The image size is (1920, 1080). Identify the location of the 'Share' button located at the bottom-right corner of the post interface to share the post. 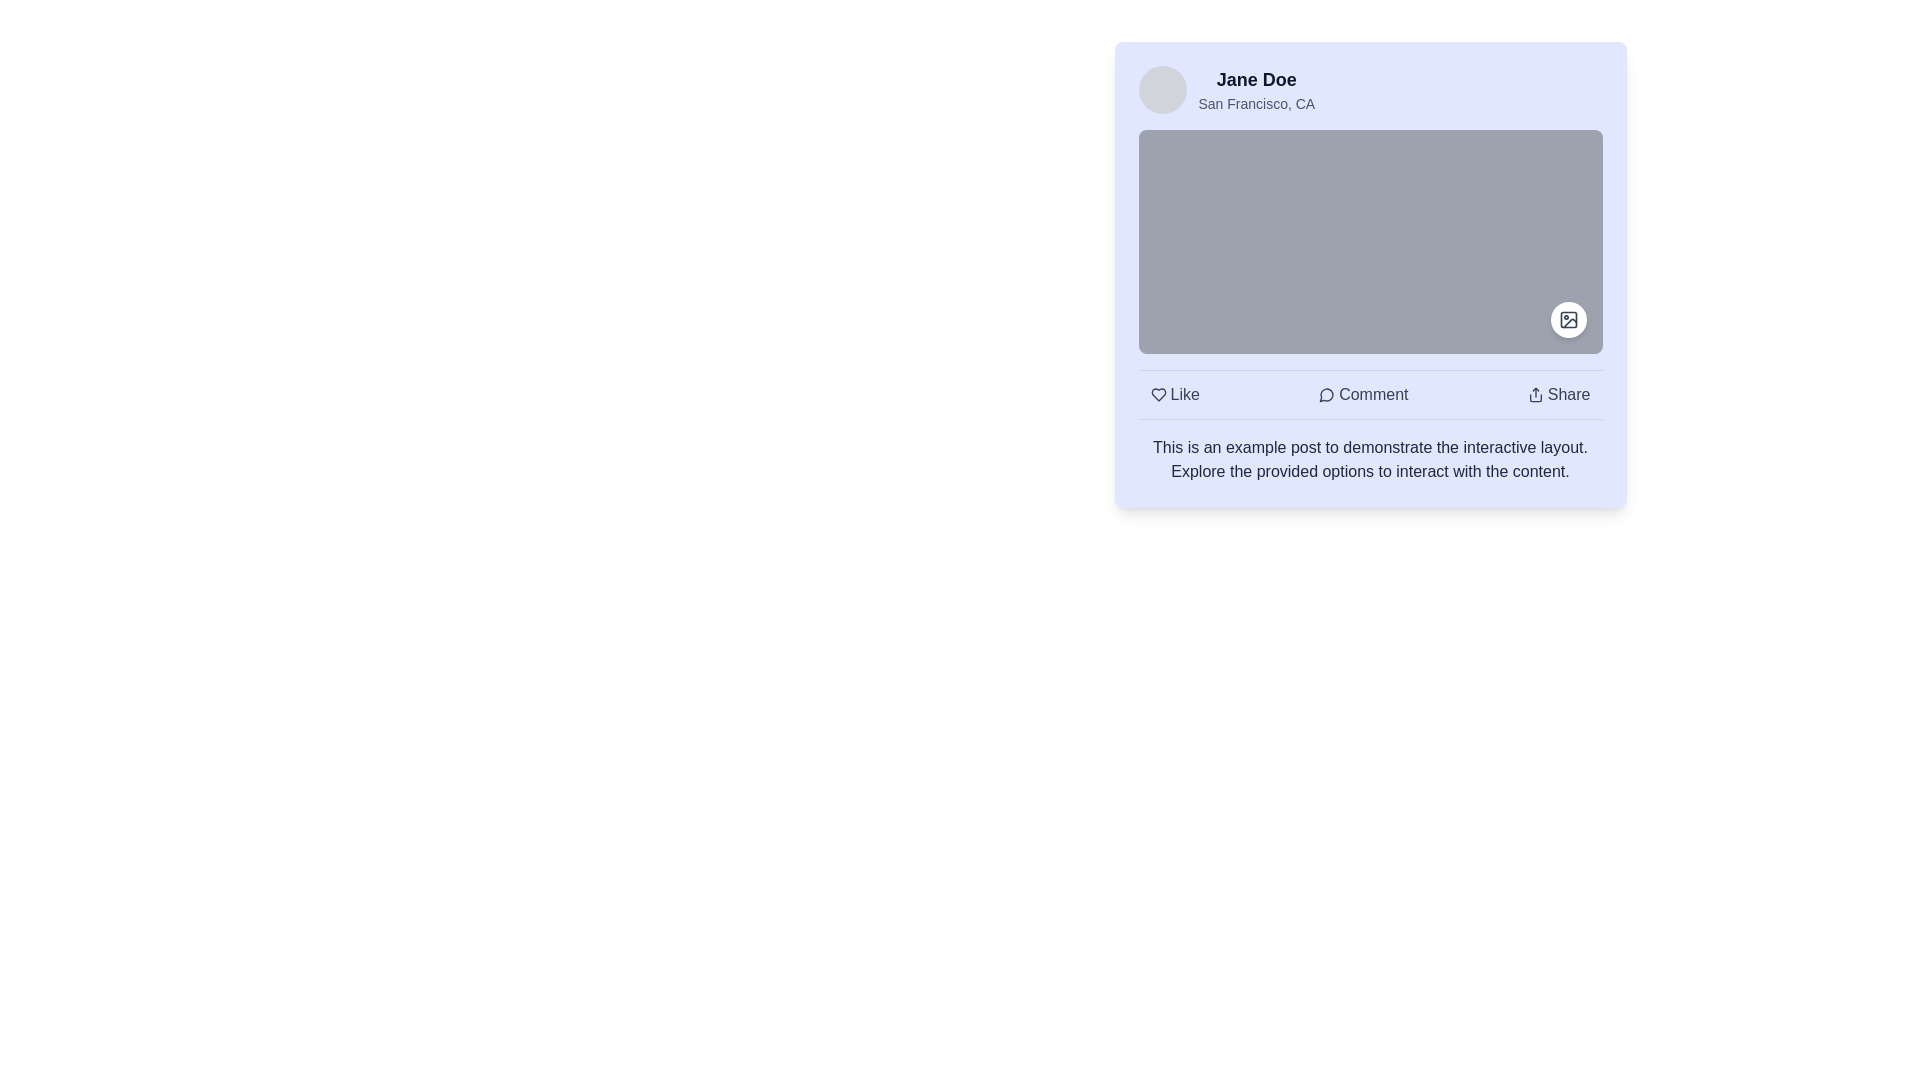
(1558, 394).